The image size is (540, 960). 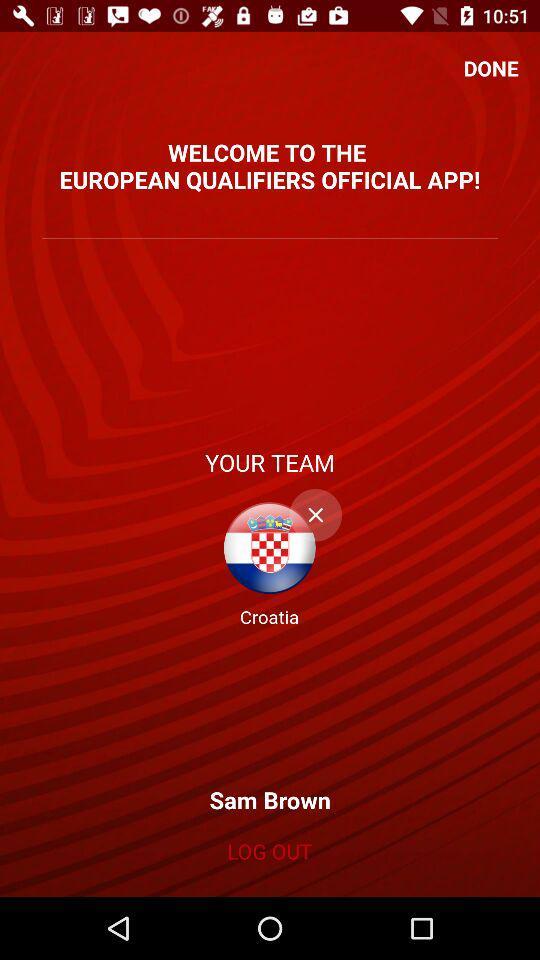 What do you see at coordinates (490, 68) in the screenshot?
I see `the done icon` at bounding box center [490, 68].